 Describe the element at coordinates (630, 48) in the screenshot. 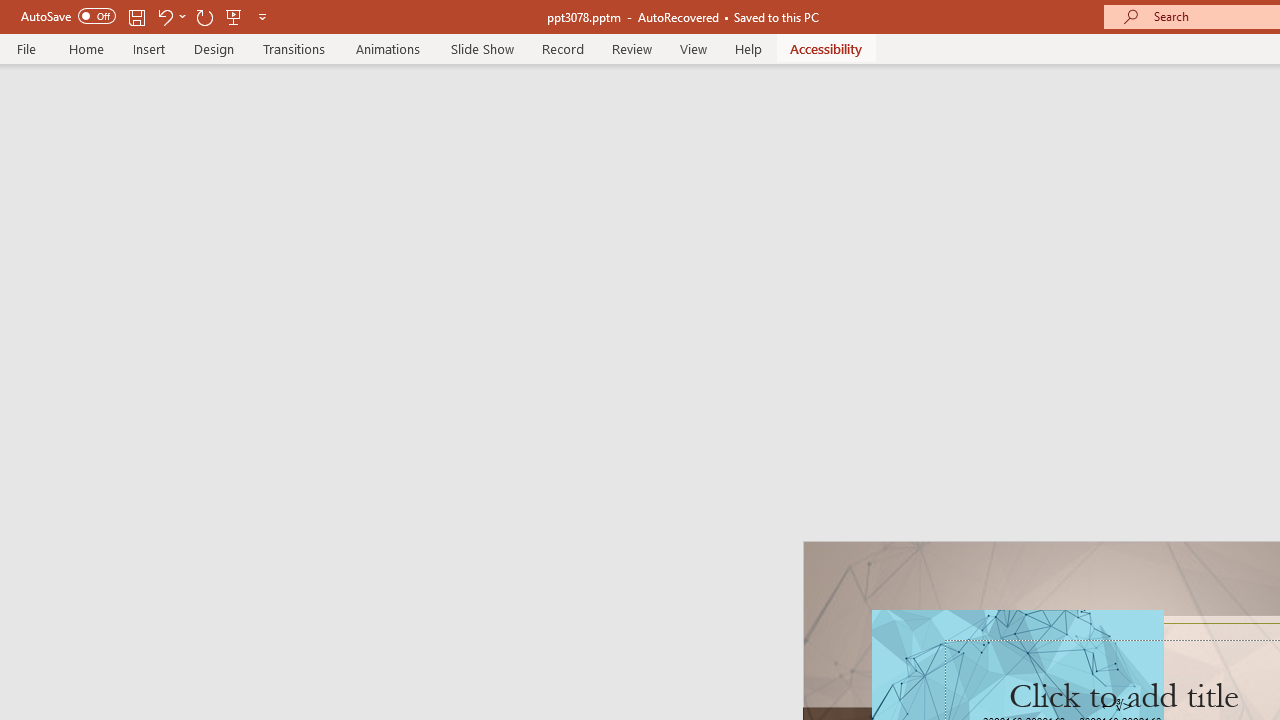

I see `'Review'` at that location.